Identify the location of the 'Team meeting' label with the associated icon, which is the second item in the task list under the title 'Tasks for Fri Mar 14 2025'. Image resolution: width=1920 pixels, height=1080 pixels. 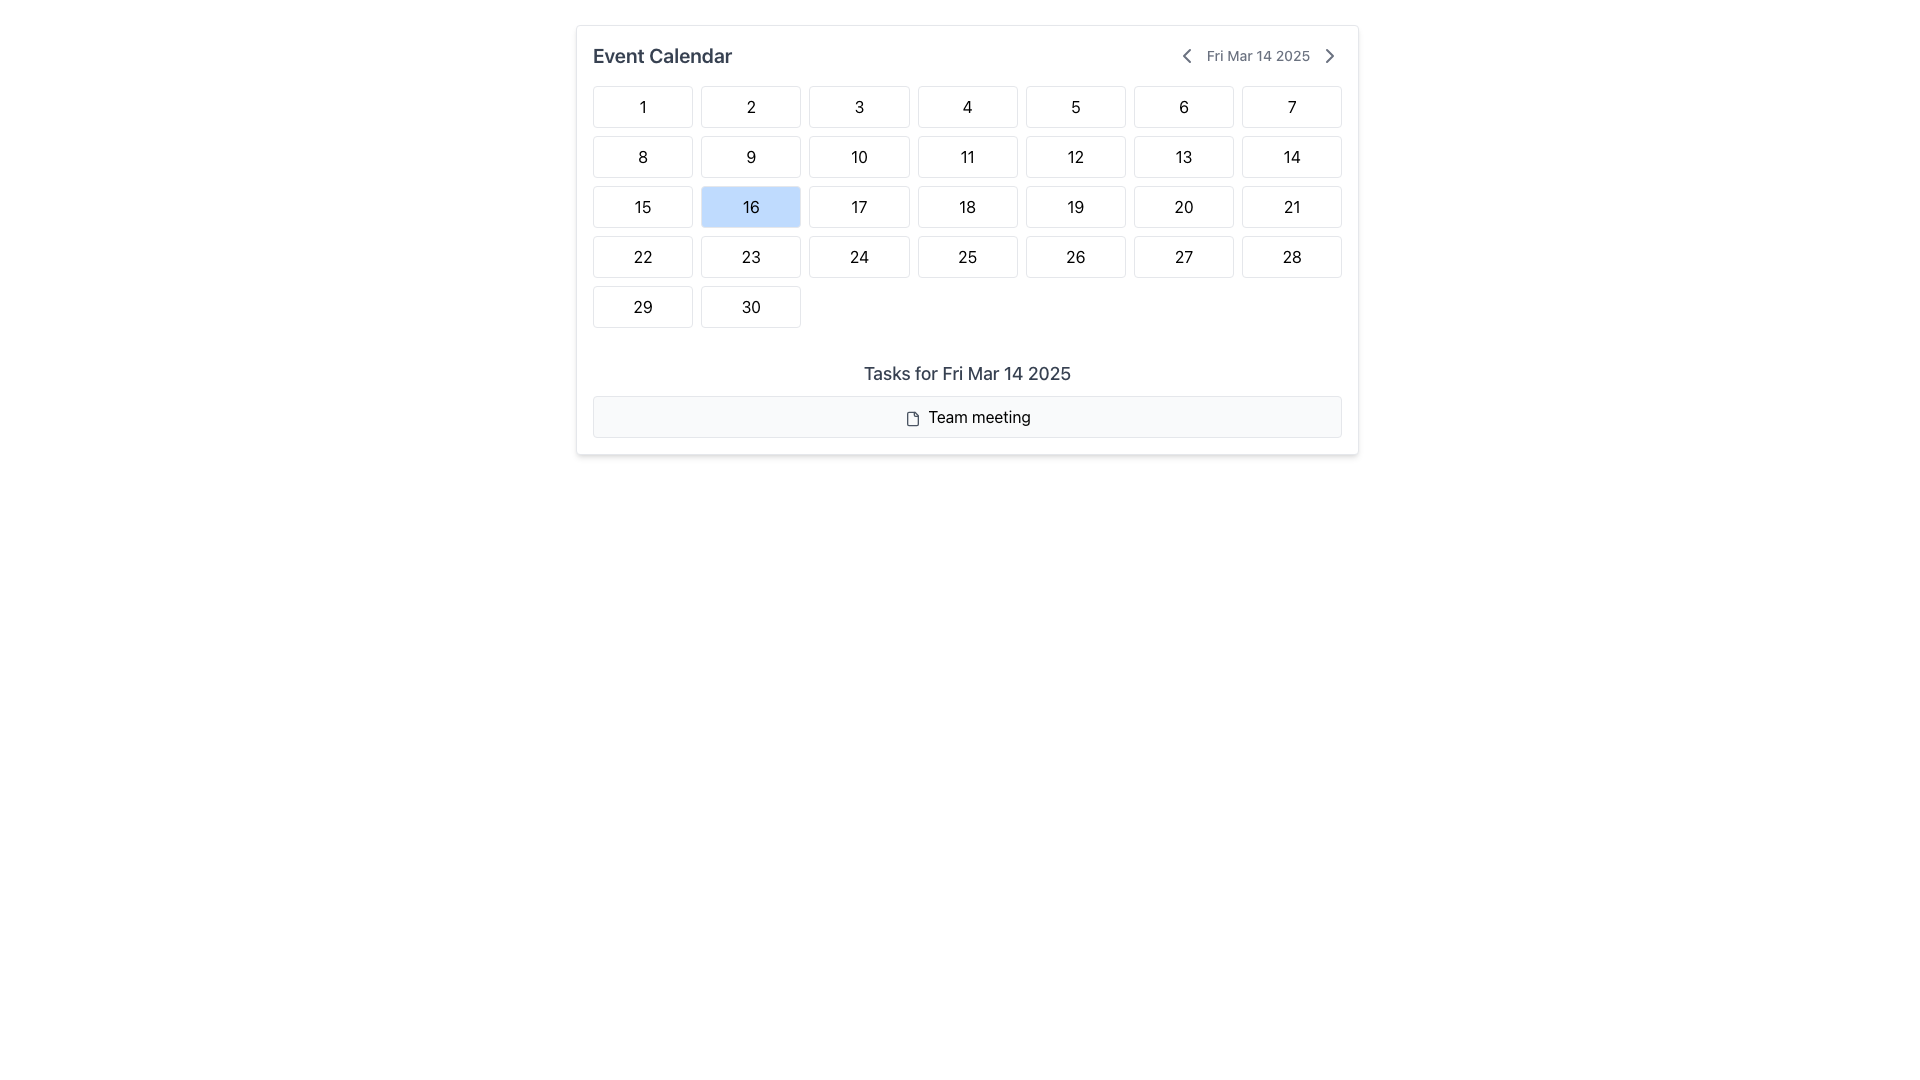
(967, 415).